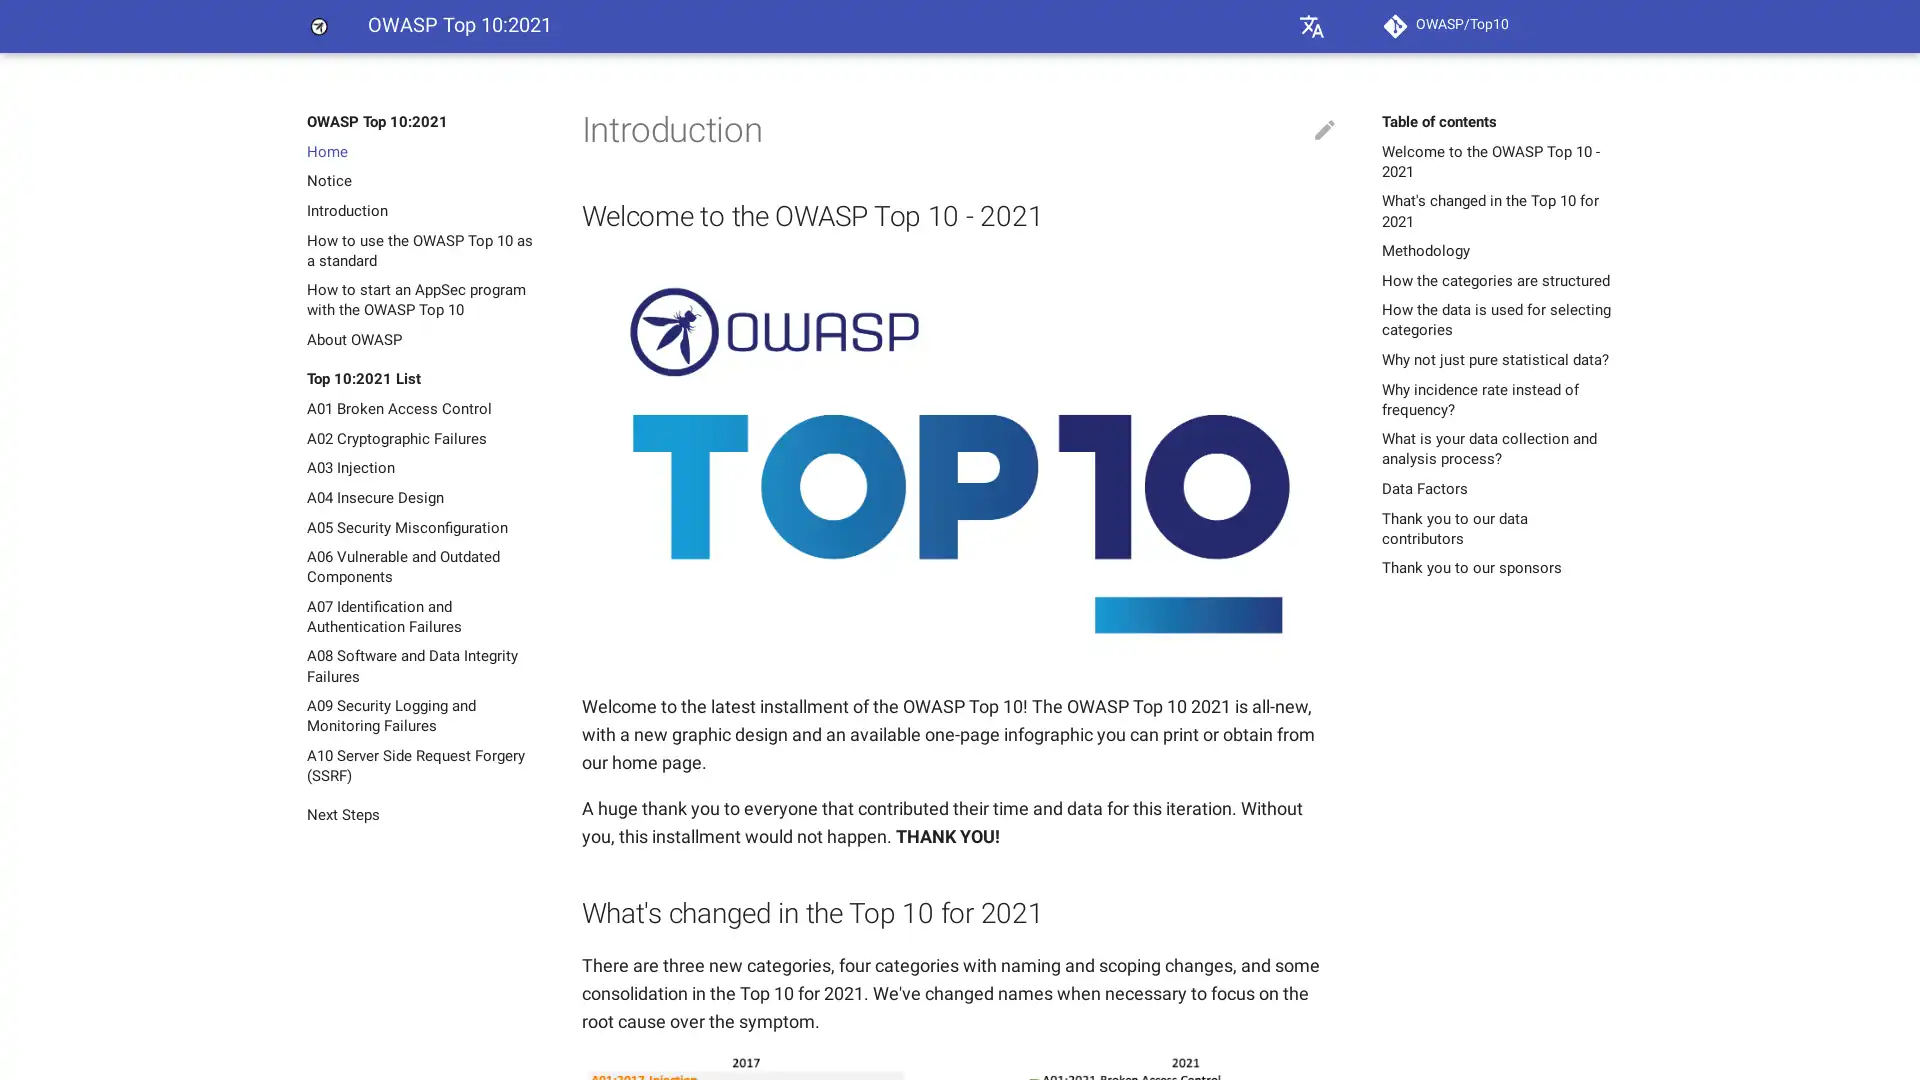 This screenshot has width=1920, height=1080. I want to click on Select language, so click(1311, 26).